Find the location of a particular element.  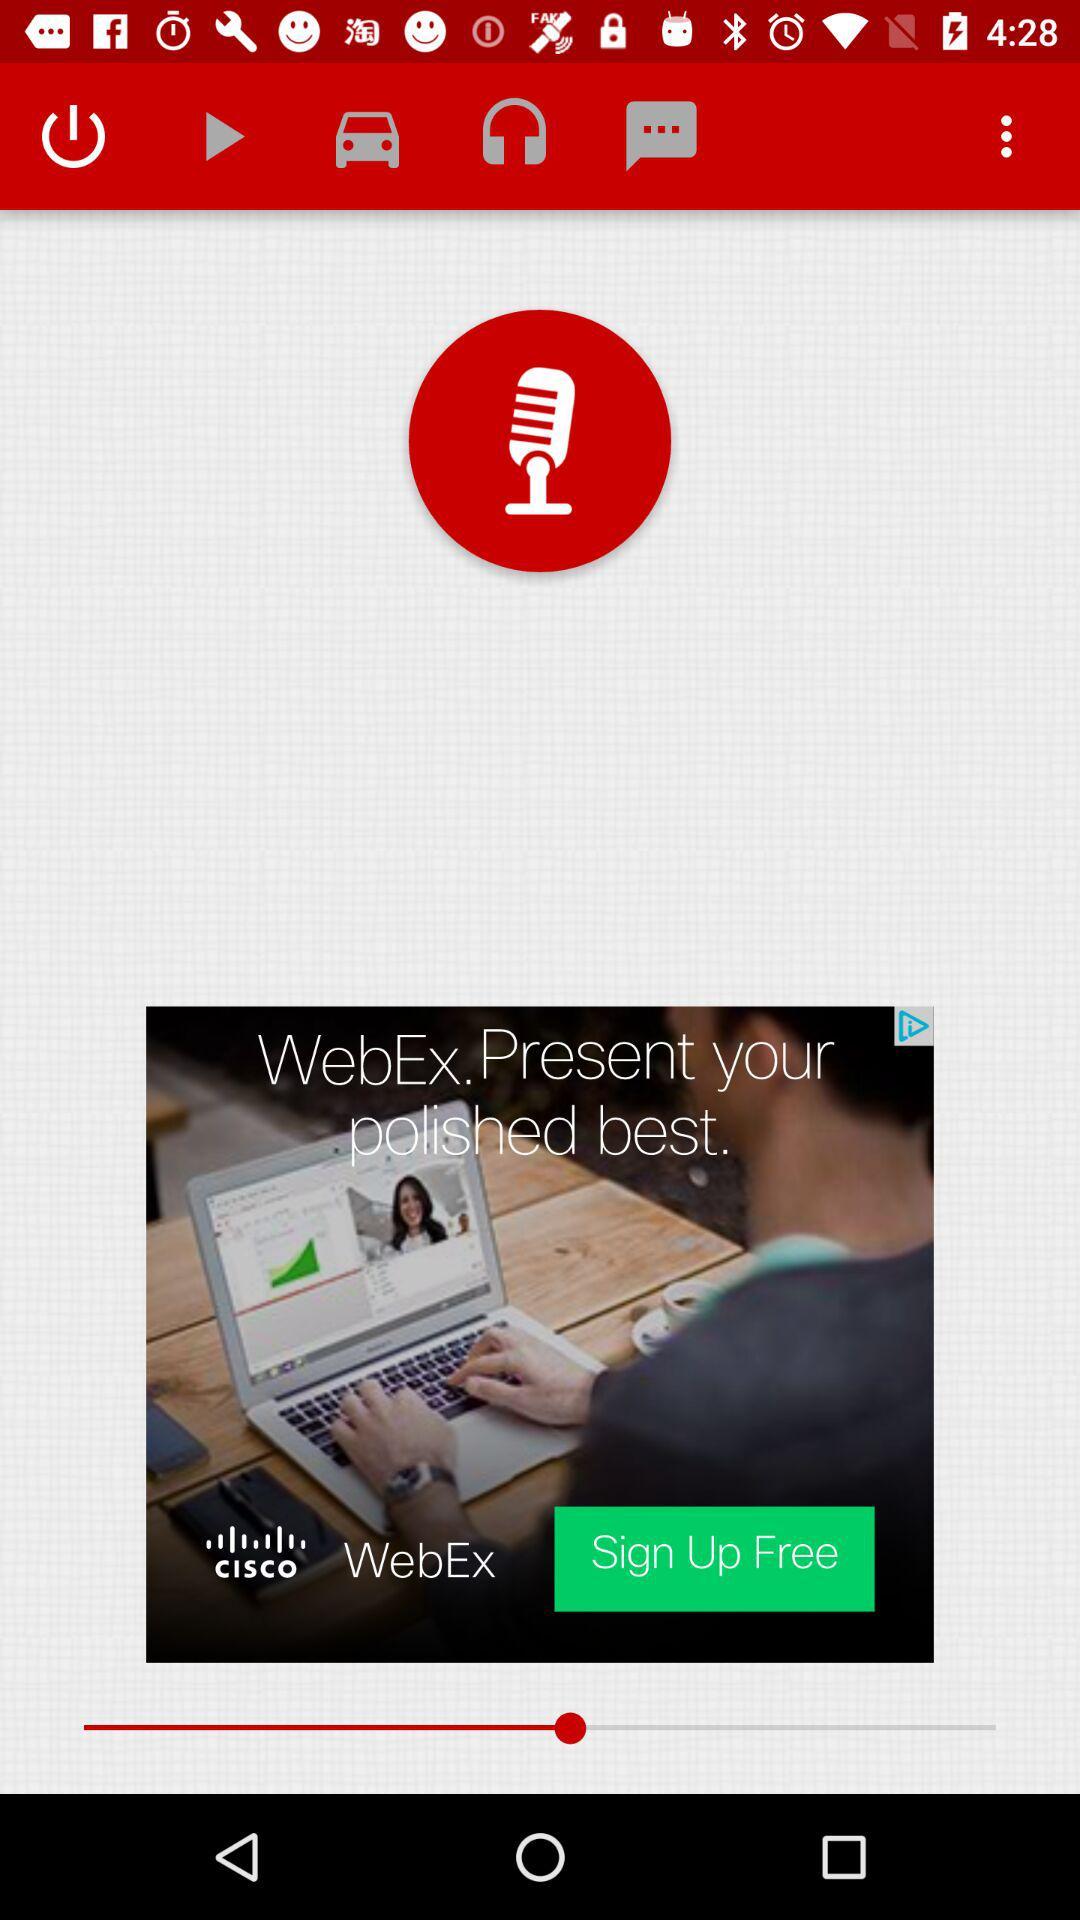

the more icon is located at coordinates (1006, 135).